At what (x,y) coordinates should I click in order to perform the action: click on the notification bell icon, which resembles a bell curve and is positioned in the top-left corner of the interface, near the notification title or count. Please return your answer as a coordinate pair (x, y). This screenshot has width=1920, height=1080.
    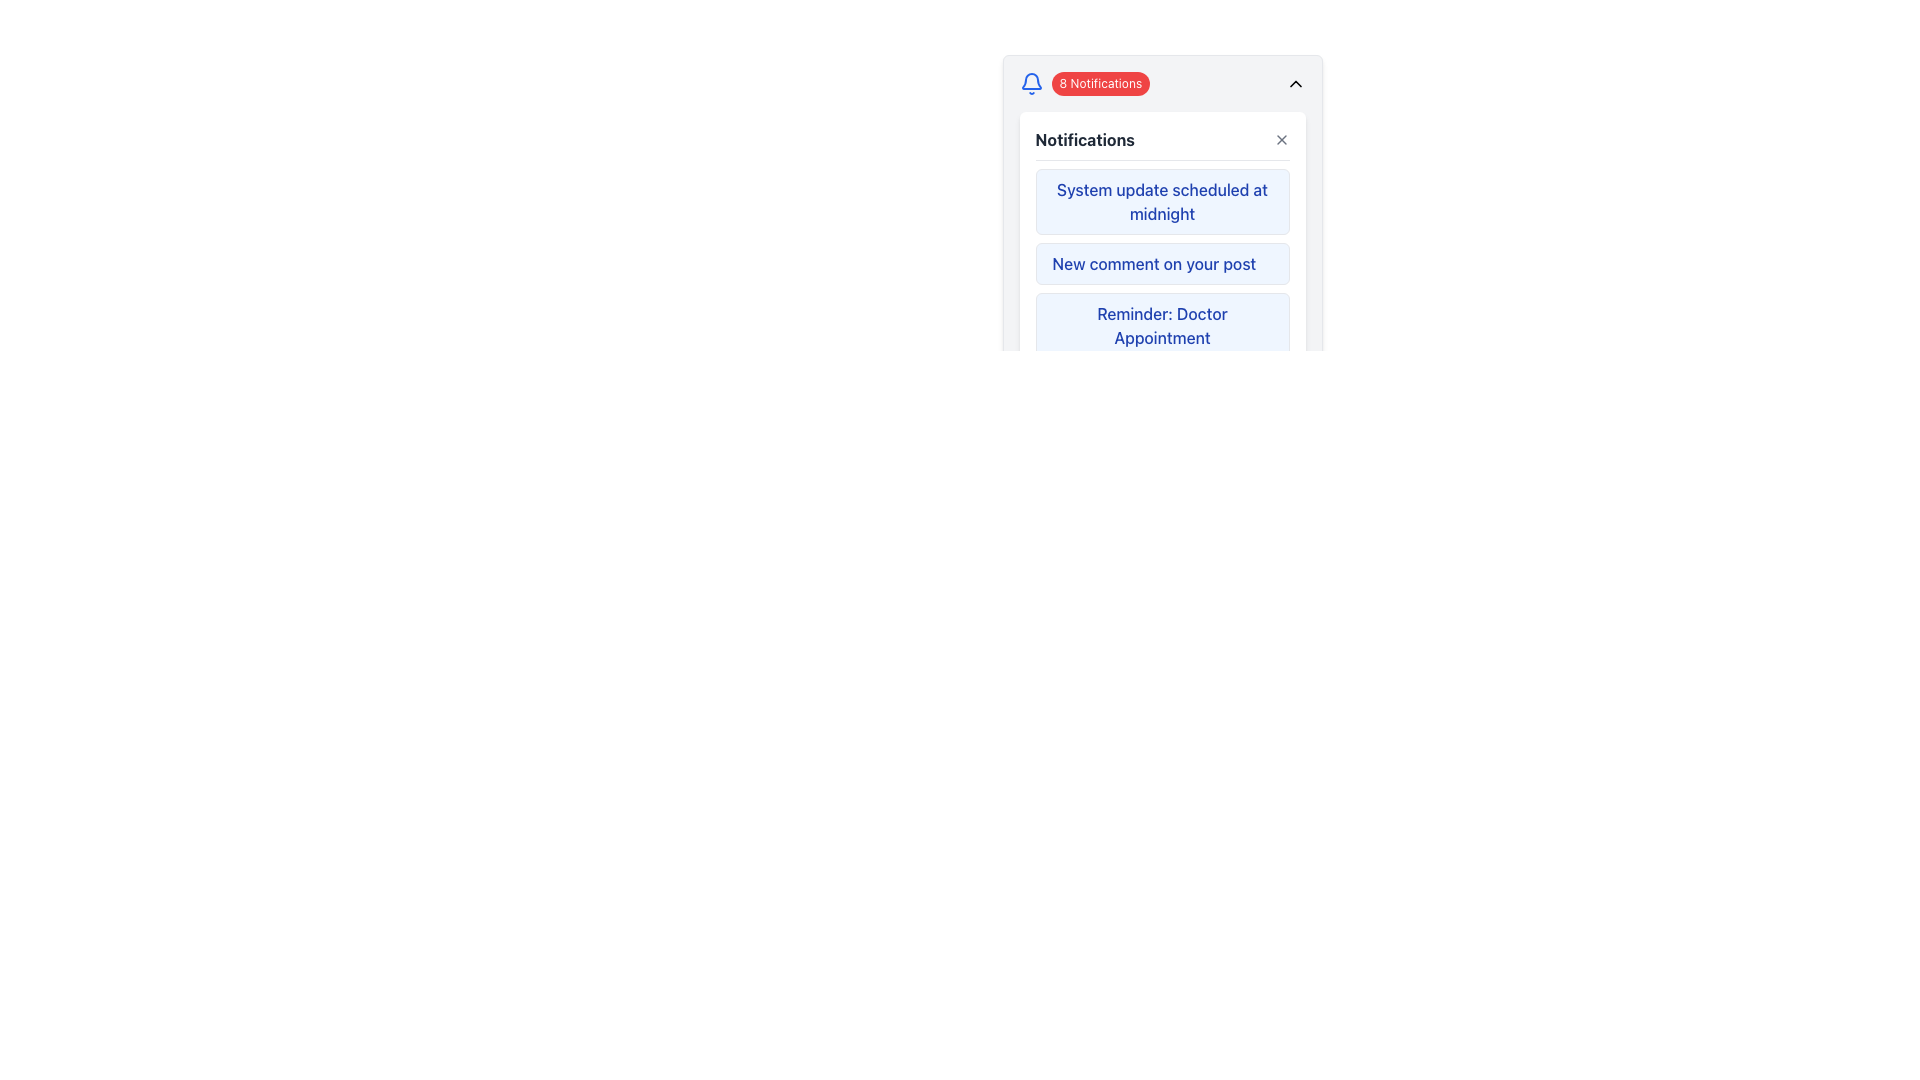
    Looking at the image, I should click on (1031, 80).